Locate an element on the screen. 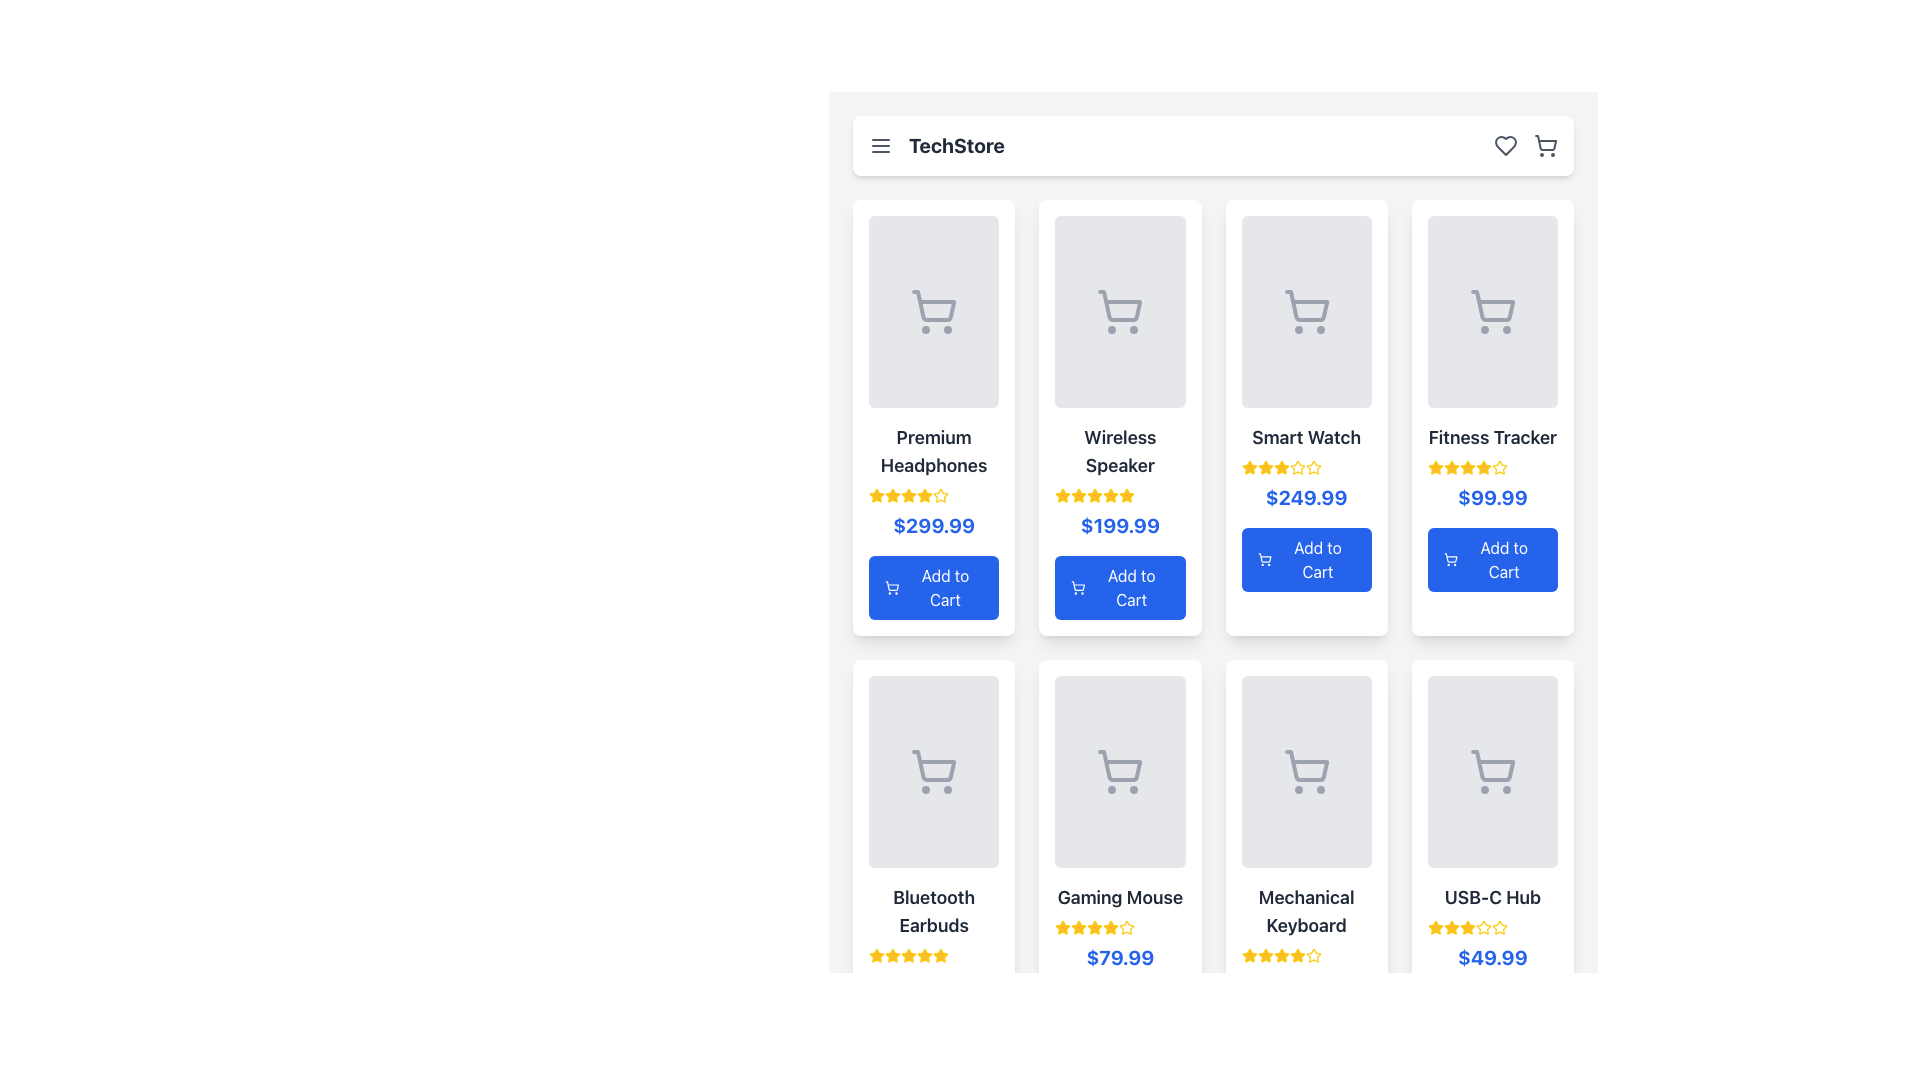 This screenshot has width=1920, height=1080. the gray minimalist cart icon located in the second item of the top row of product cards labeled 'Wireless Speaker', centered above the blue 'Add to Cart' button is located at coordinates (1120, 312).